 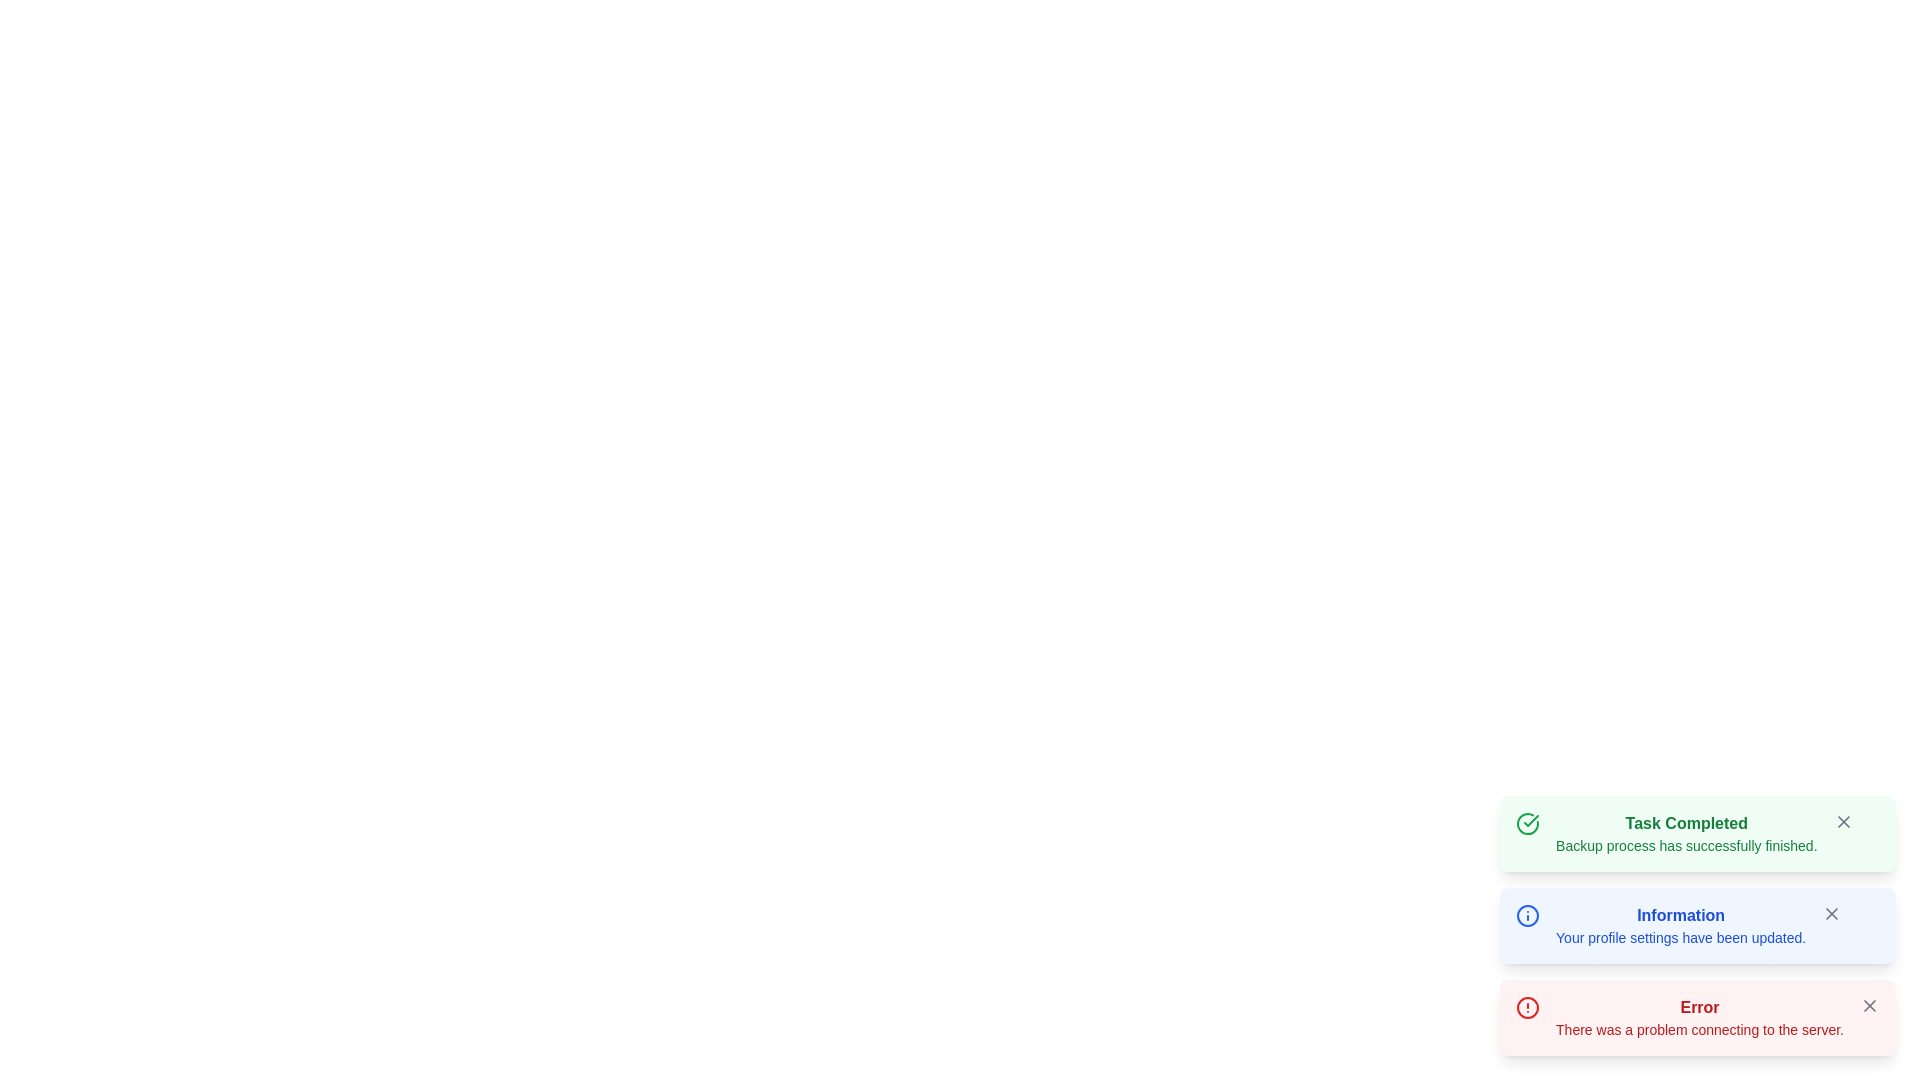 I want to click on the third notification with a red border and light red background that contains an 'Error' header and a close button, to potentially reveal additional actions, so click(x=1697, y=1018).